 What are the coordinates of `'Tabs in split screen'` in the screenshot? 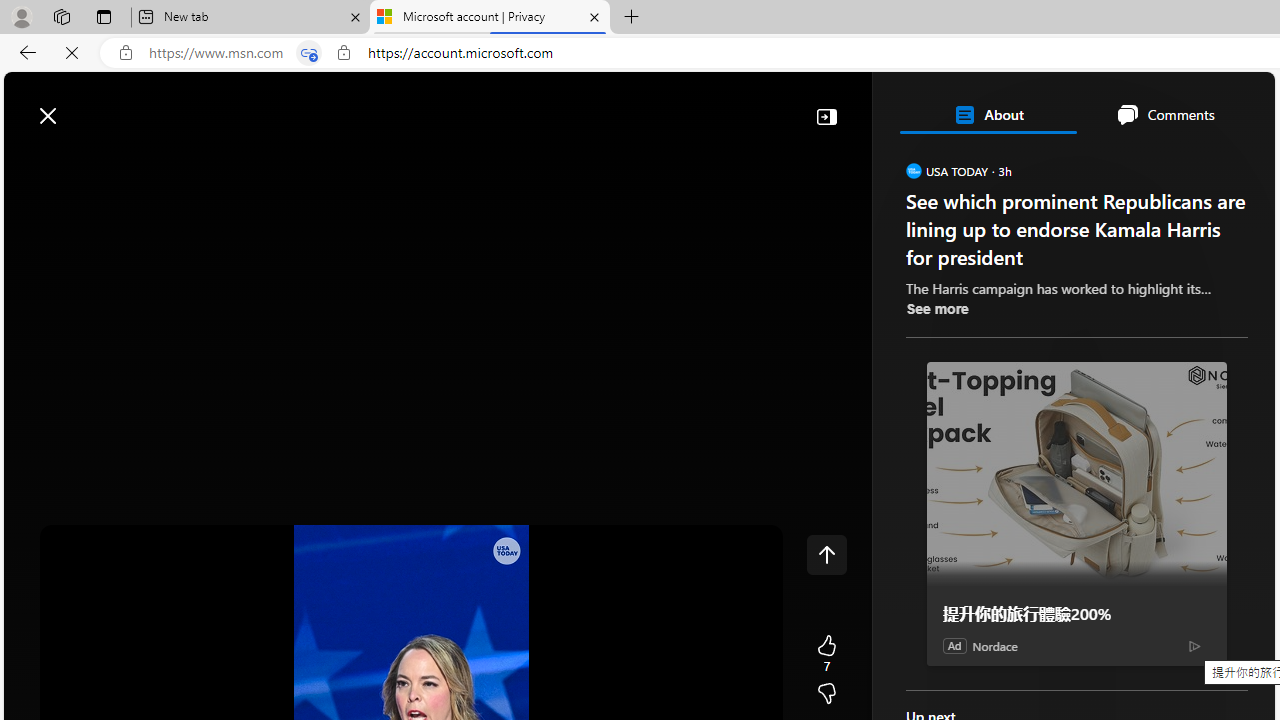 It's located at (308, 52).